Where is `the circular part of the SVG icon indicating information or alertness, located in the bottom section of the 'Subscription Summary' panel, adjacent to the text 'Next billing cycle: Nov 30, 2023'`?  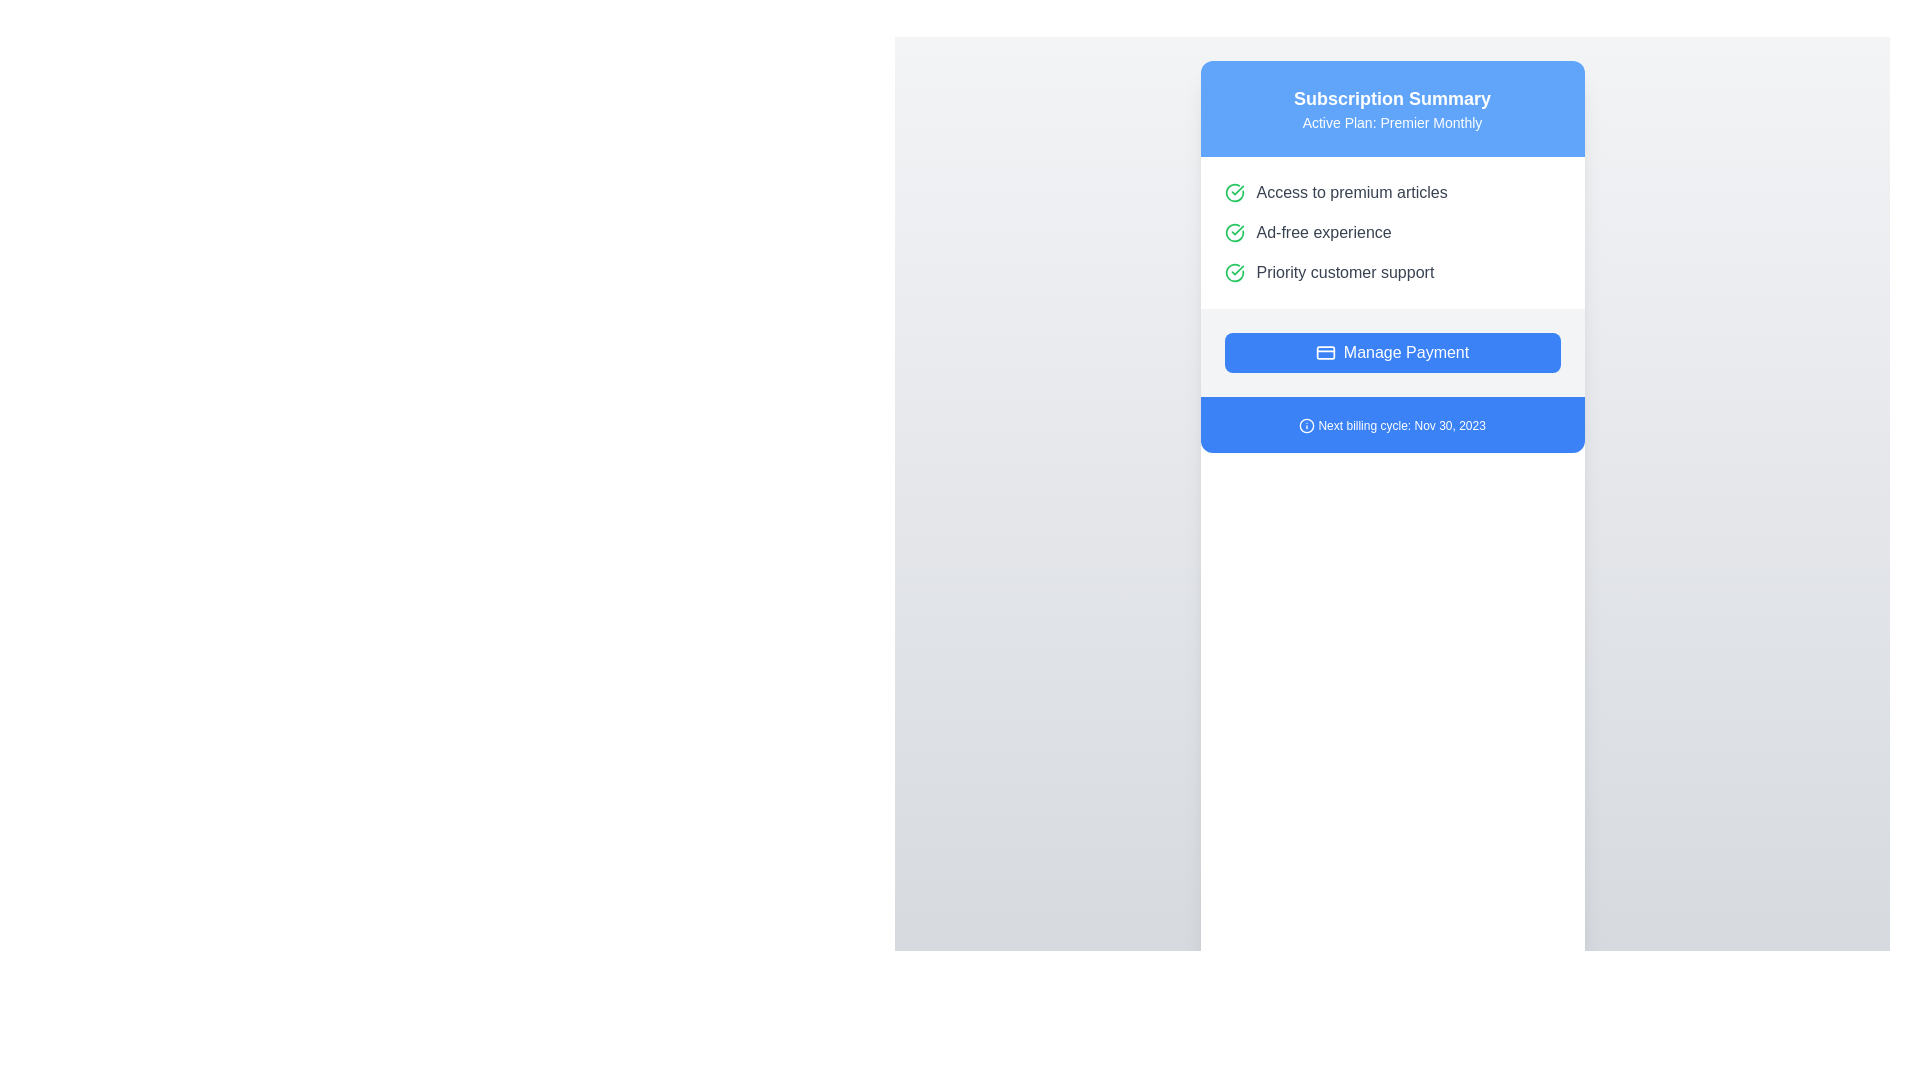
the circular part of the SVG icon indicating information or alertness, located in the bottom section of the 'Subscription Summary' panel, adjacent to the text 'Next billing cycle: Nov 30, 2023' is located at coordinates (1307, 424).